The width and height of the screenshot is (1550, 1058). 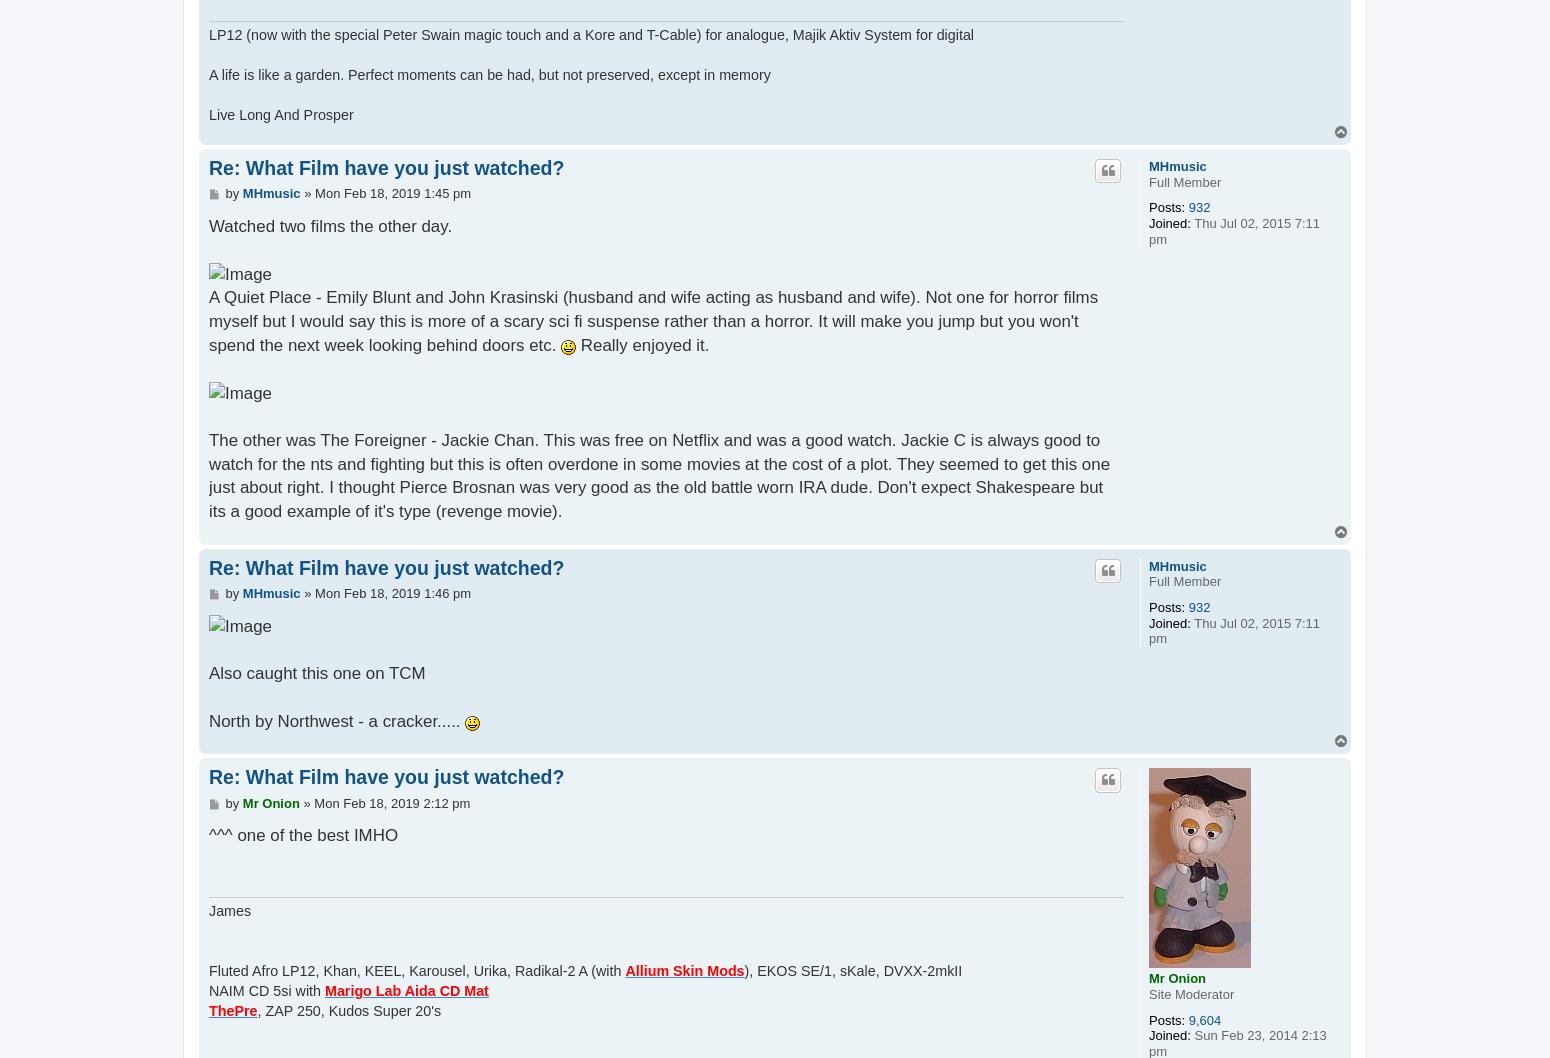 What do you see at coordinates (329, 225) in the screenshot?
I see `'Watched two films the other day.'` at bounding box center [329, 225].